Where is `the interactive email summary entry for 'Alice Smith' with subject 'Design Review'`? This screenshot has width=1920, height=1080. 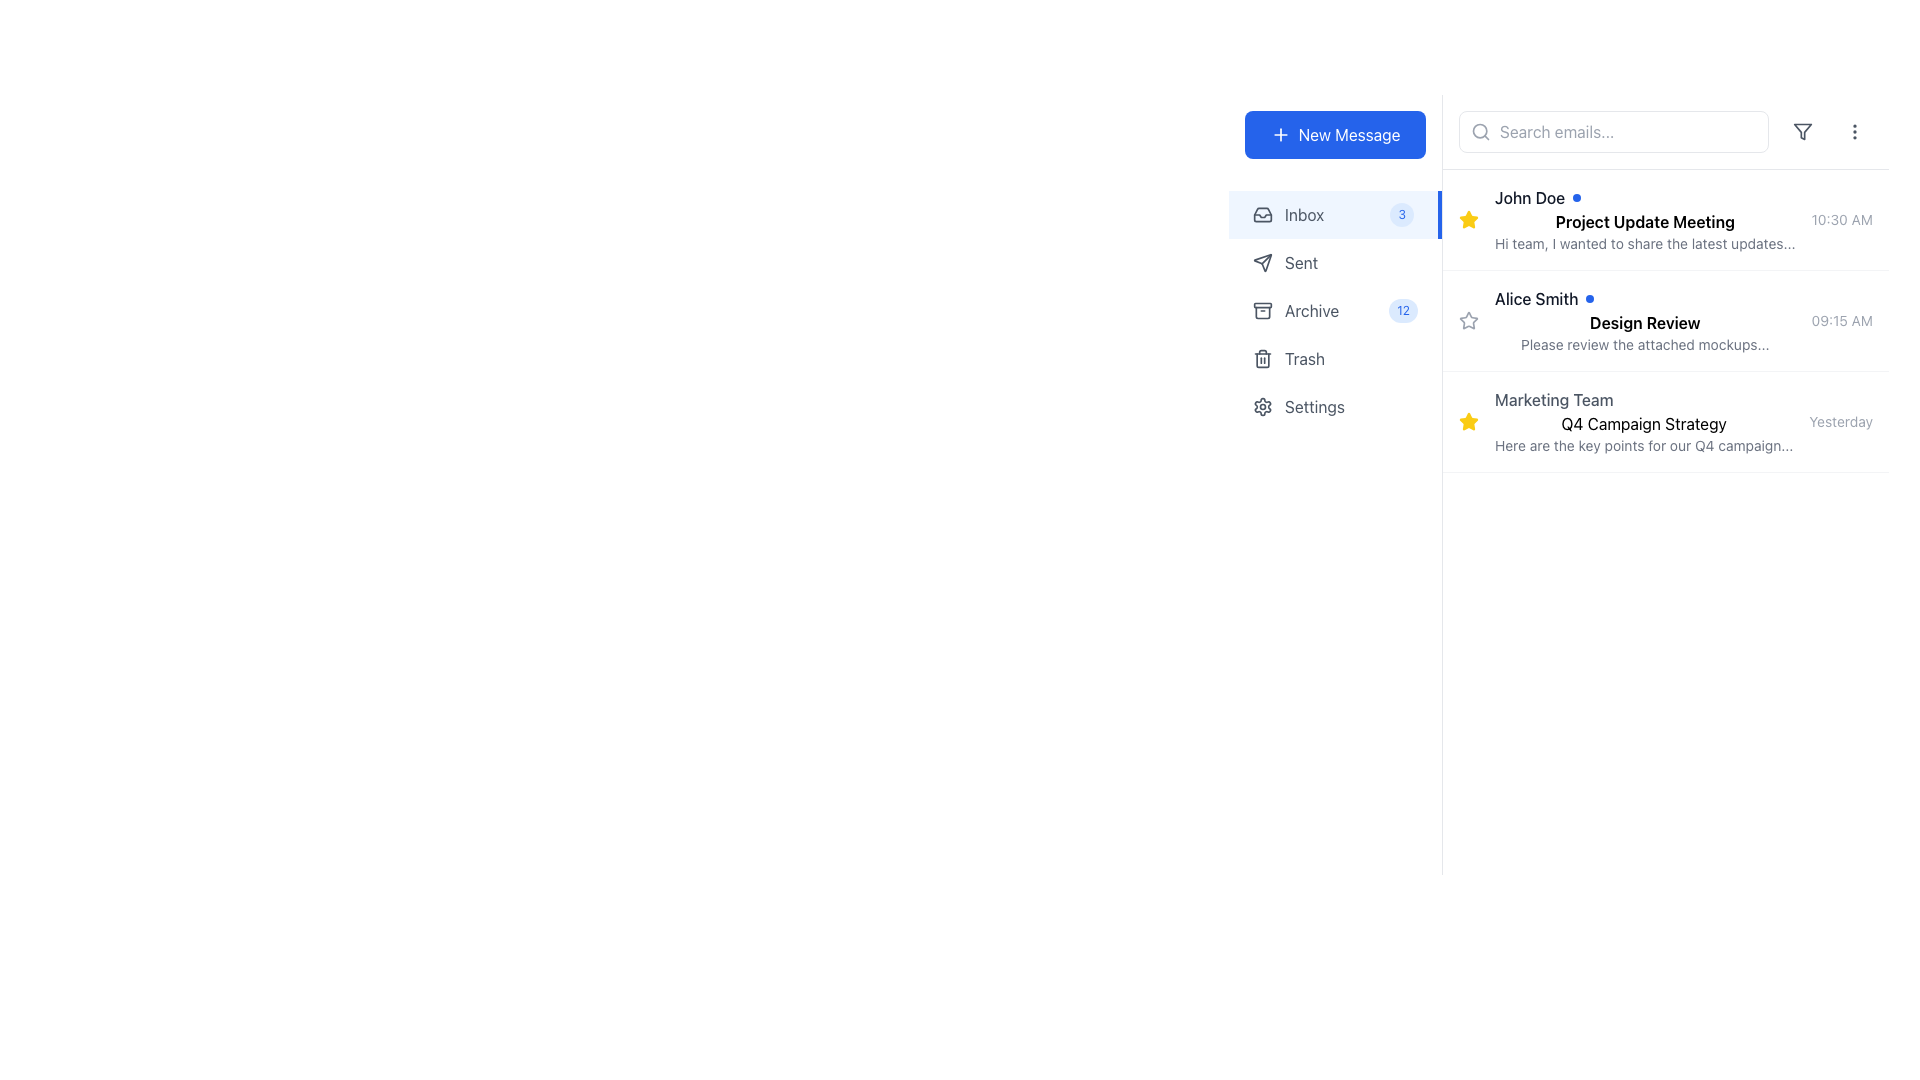 the interactive email summary entry for 'Alice Smith' with subject 'Design Review' is located at coordinates (1665, 319).